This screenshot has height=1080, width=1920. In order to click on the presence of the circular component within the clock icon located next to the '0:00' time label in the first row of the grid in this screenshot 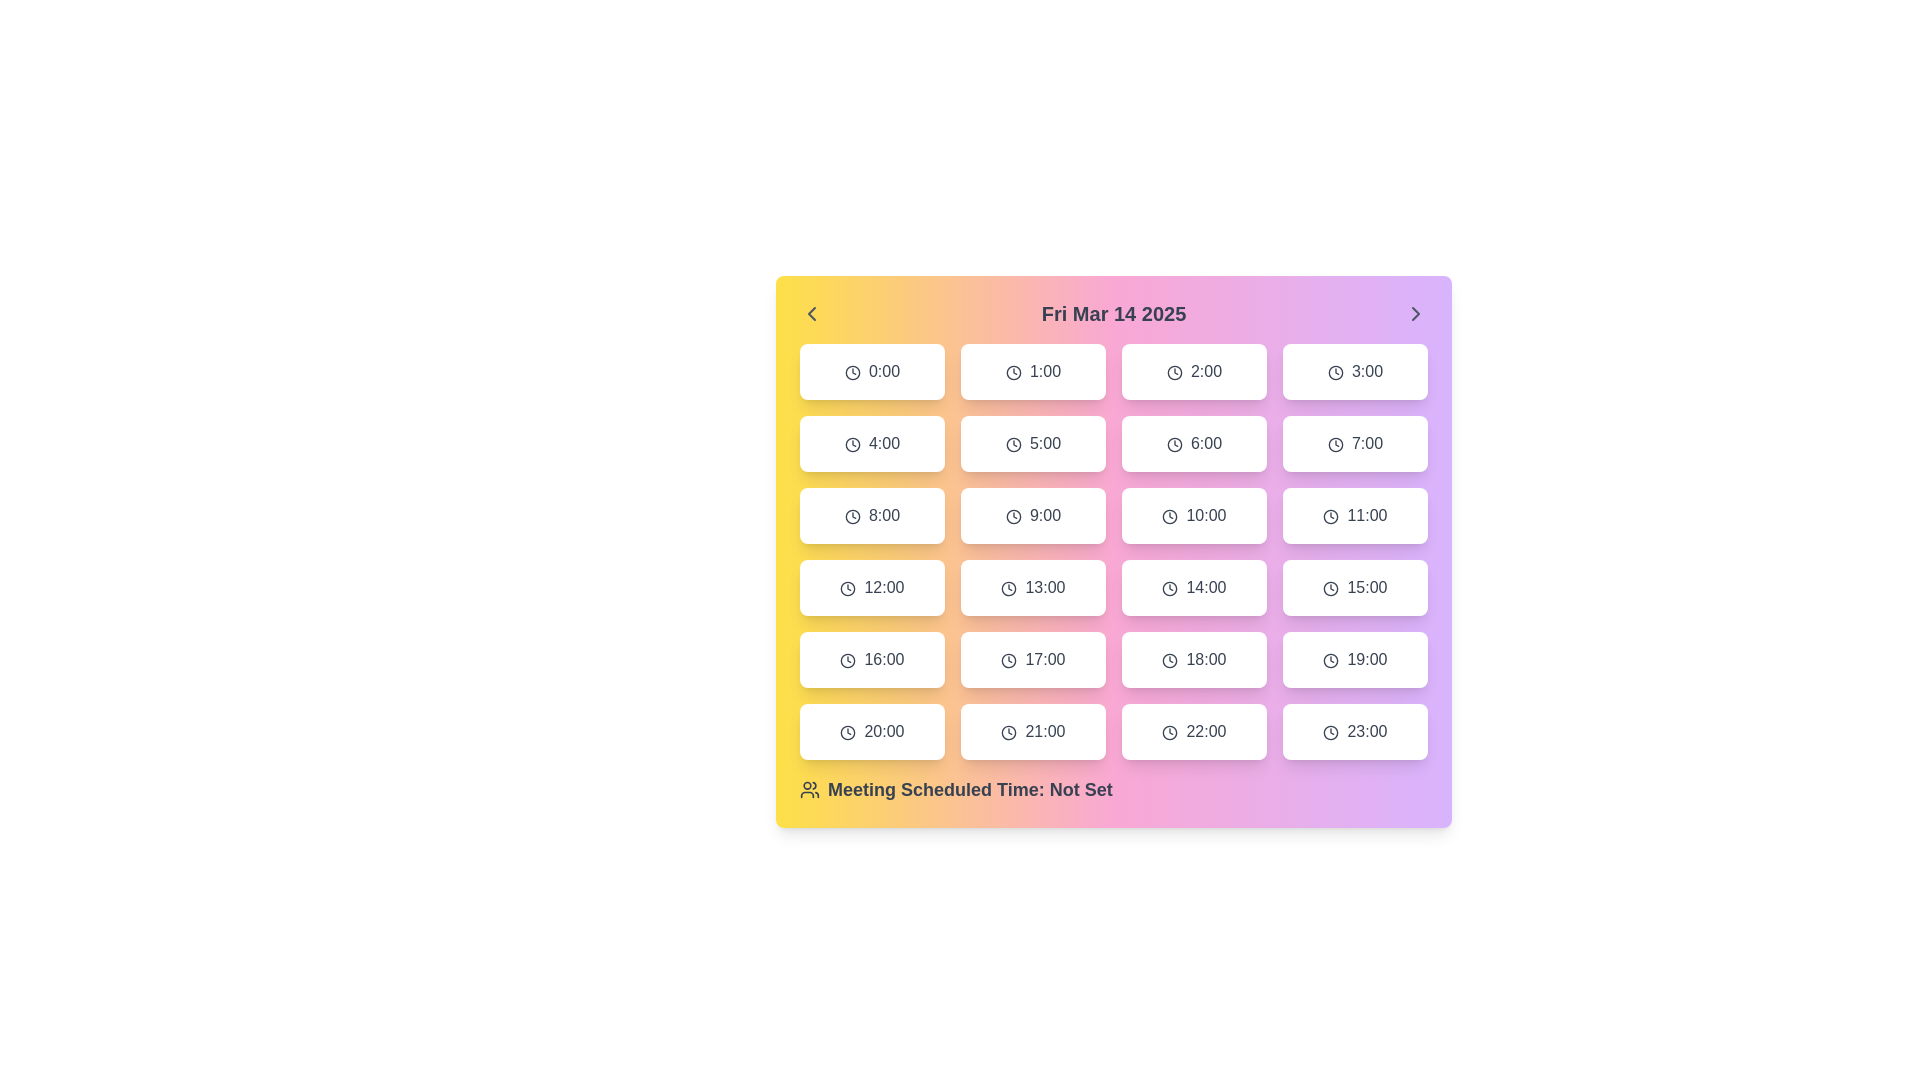, I will do `click(852, 372)`.